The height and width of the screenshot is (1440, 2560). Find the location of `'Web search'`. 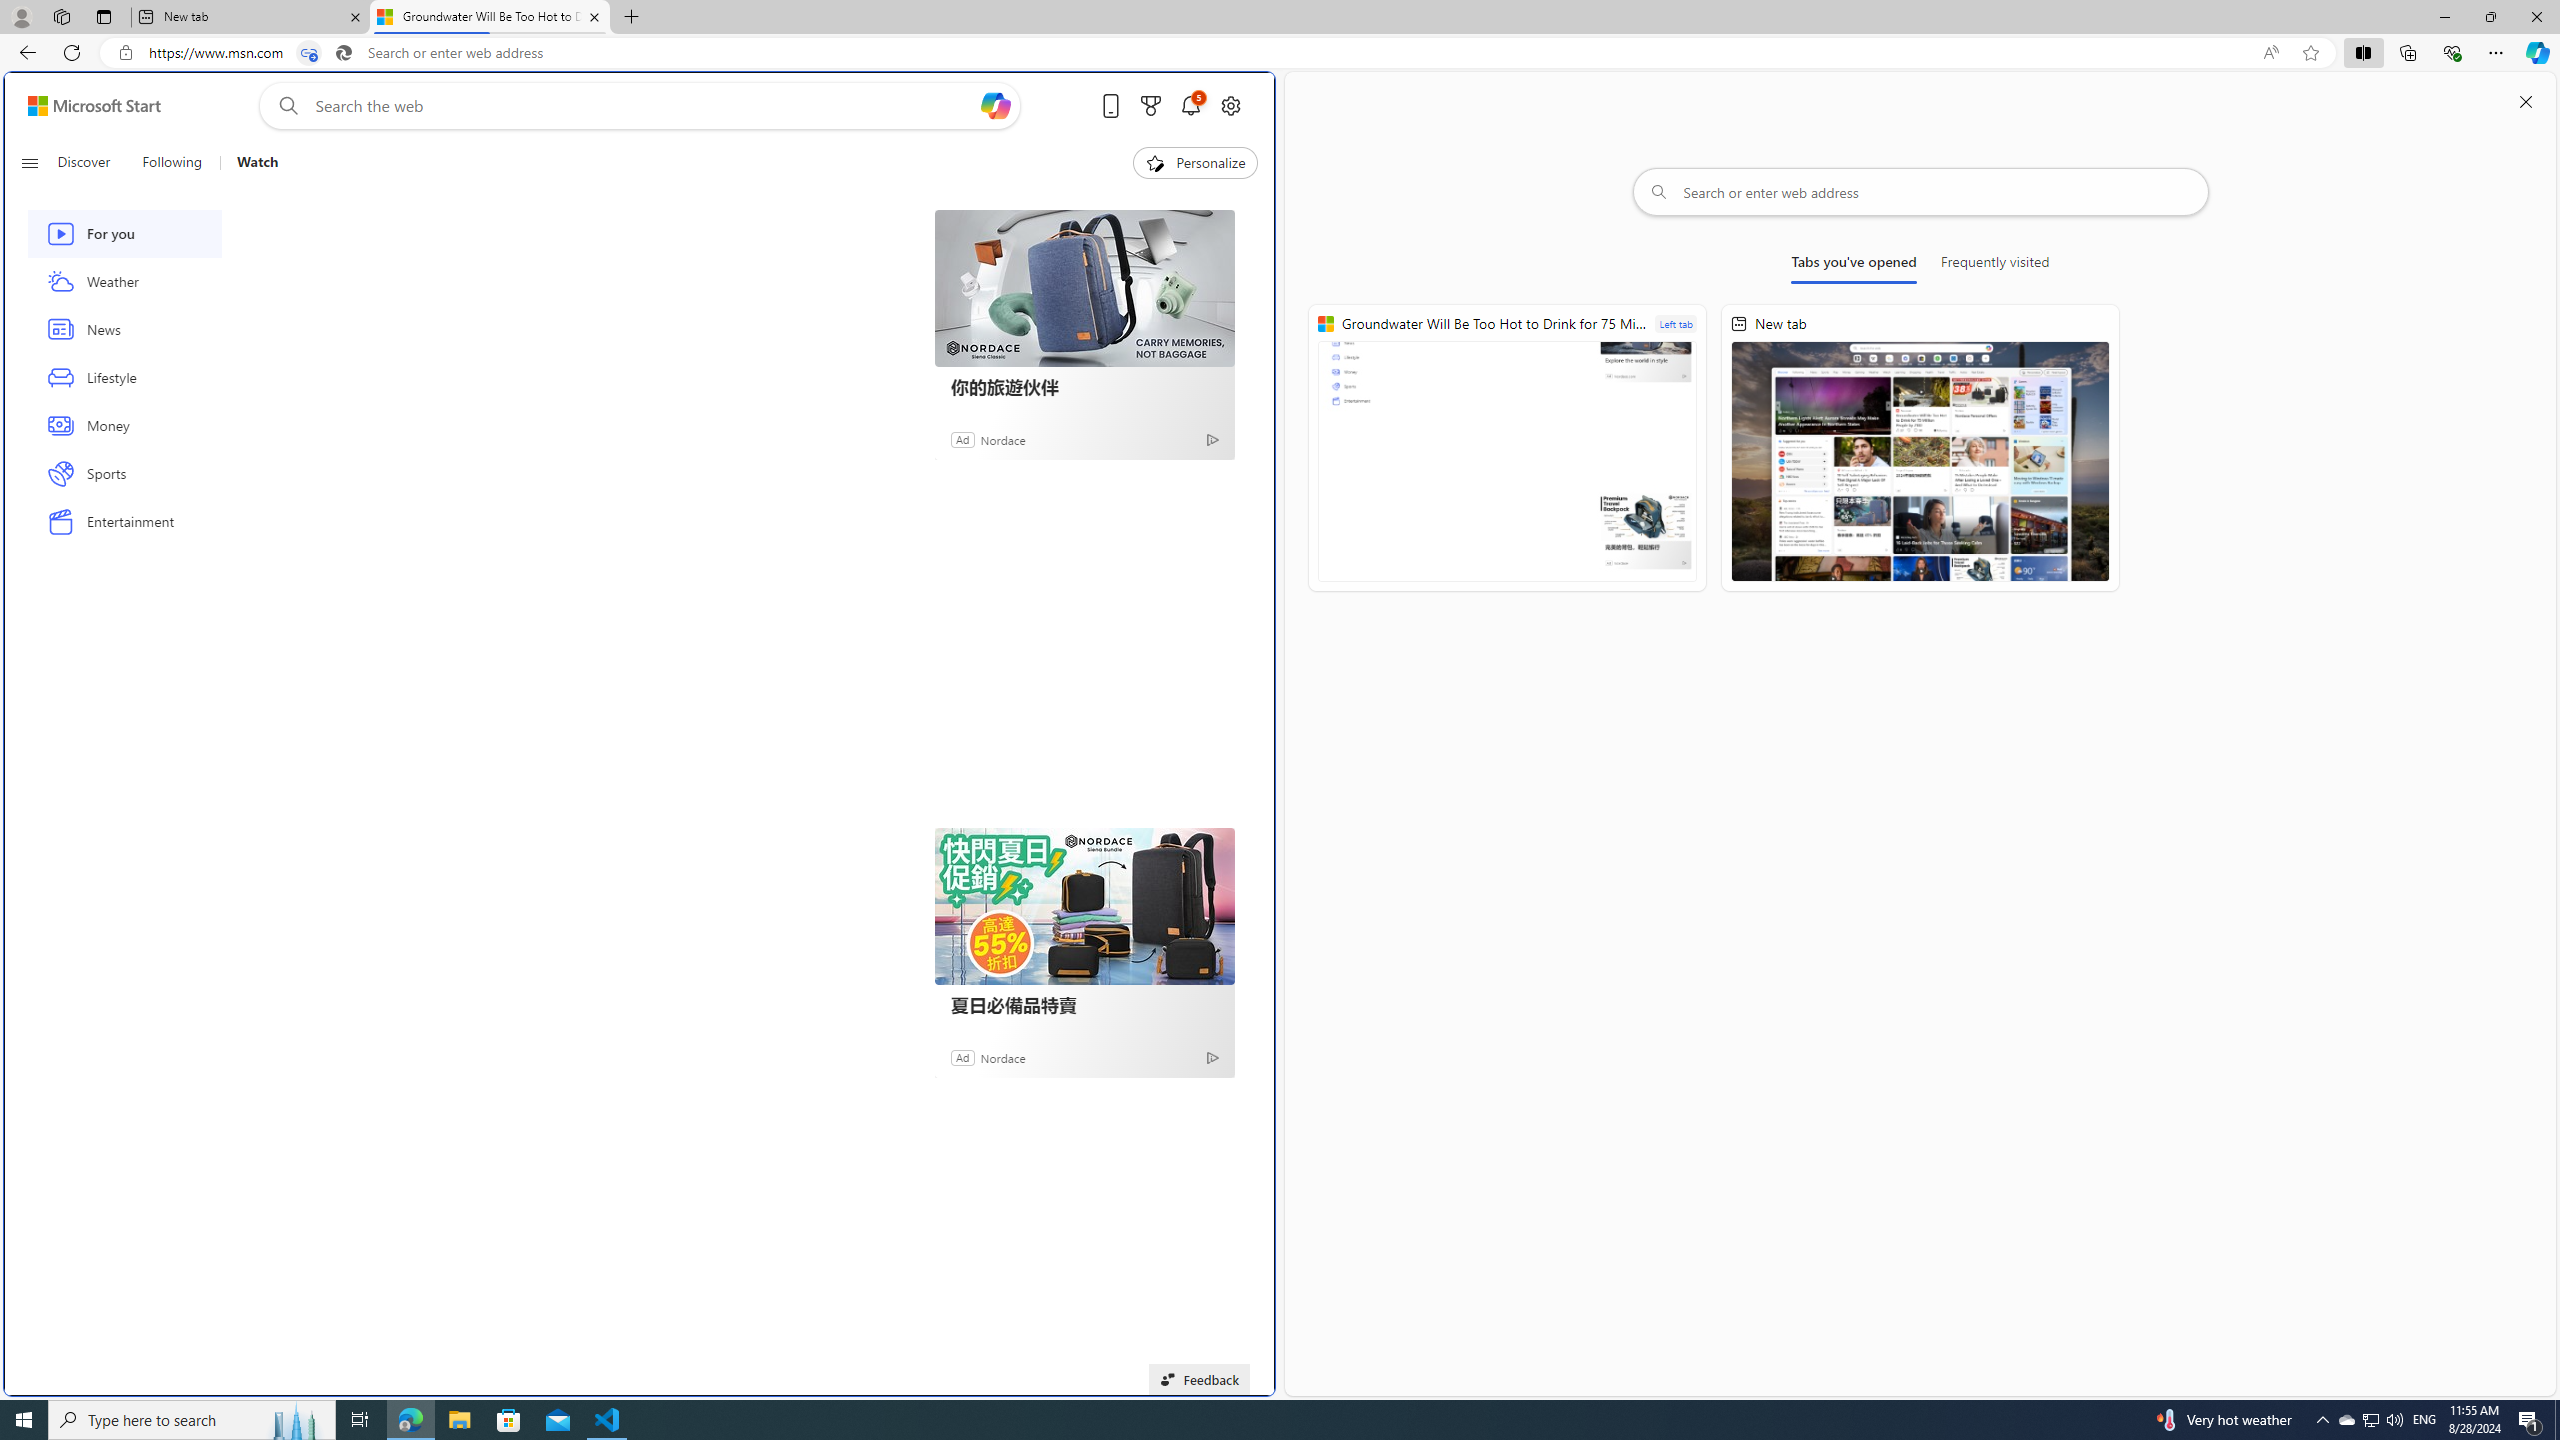

'Web search' is located at coordinates (284, 106).